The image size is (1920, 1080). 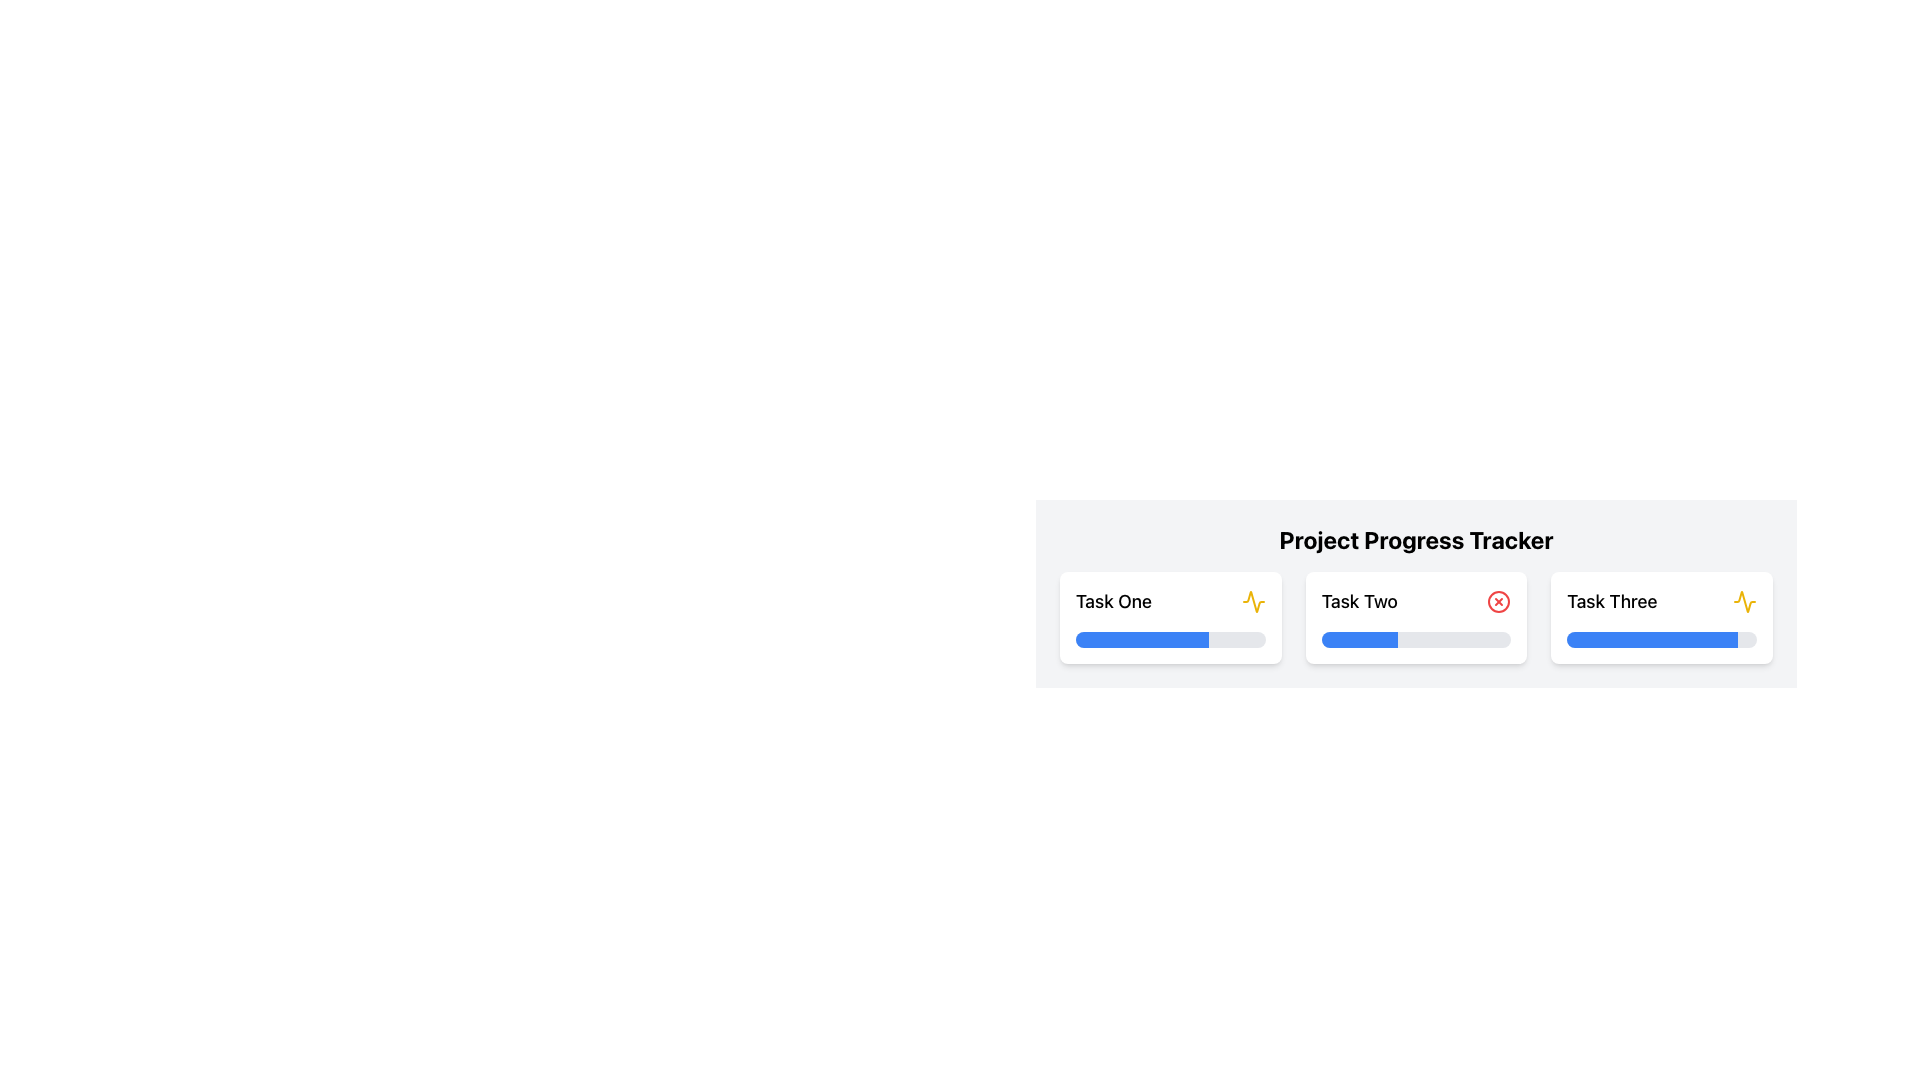 I want to click on the 'Task Two' card in the 'Project Progress Tracker', so click(x=1415, y=616).